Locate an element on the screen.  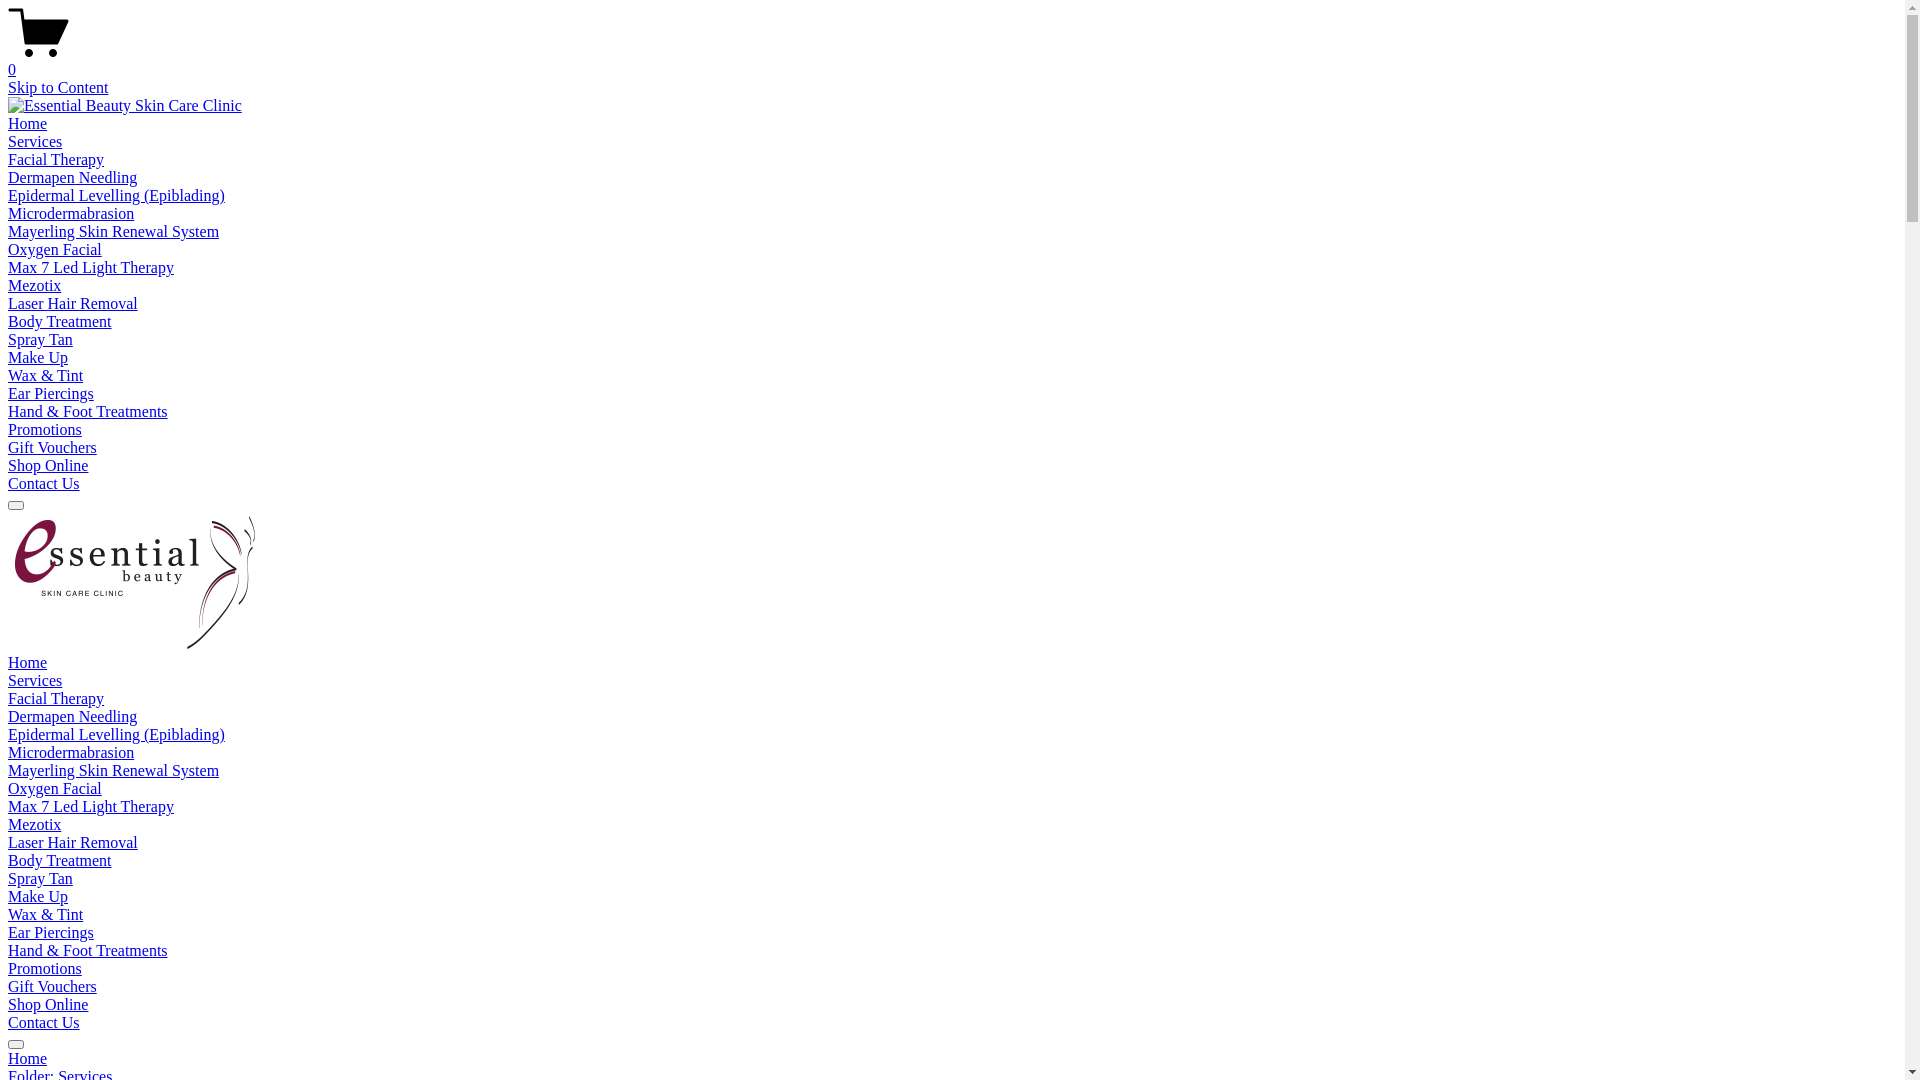
'Services' is located at coordinates (34, 140).